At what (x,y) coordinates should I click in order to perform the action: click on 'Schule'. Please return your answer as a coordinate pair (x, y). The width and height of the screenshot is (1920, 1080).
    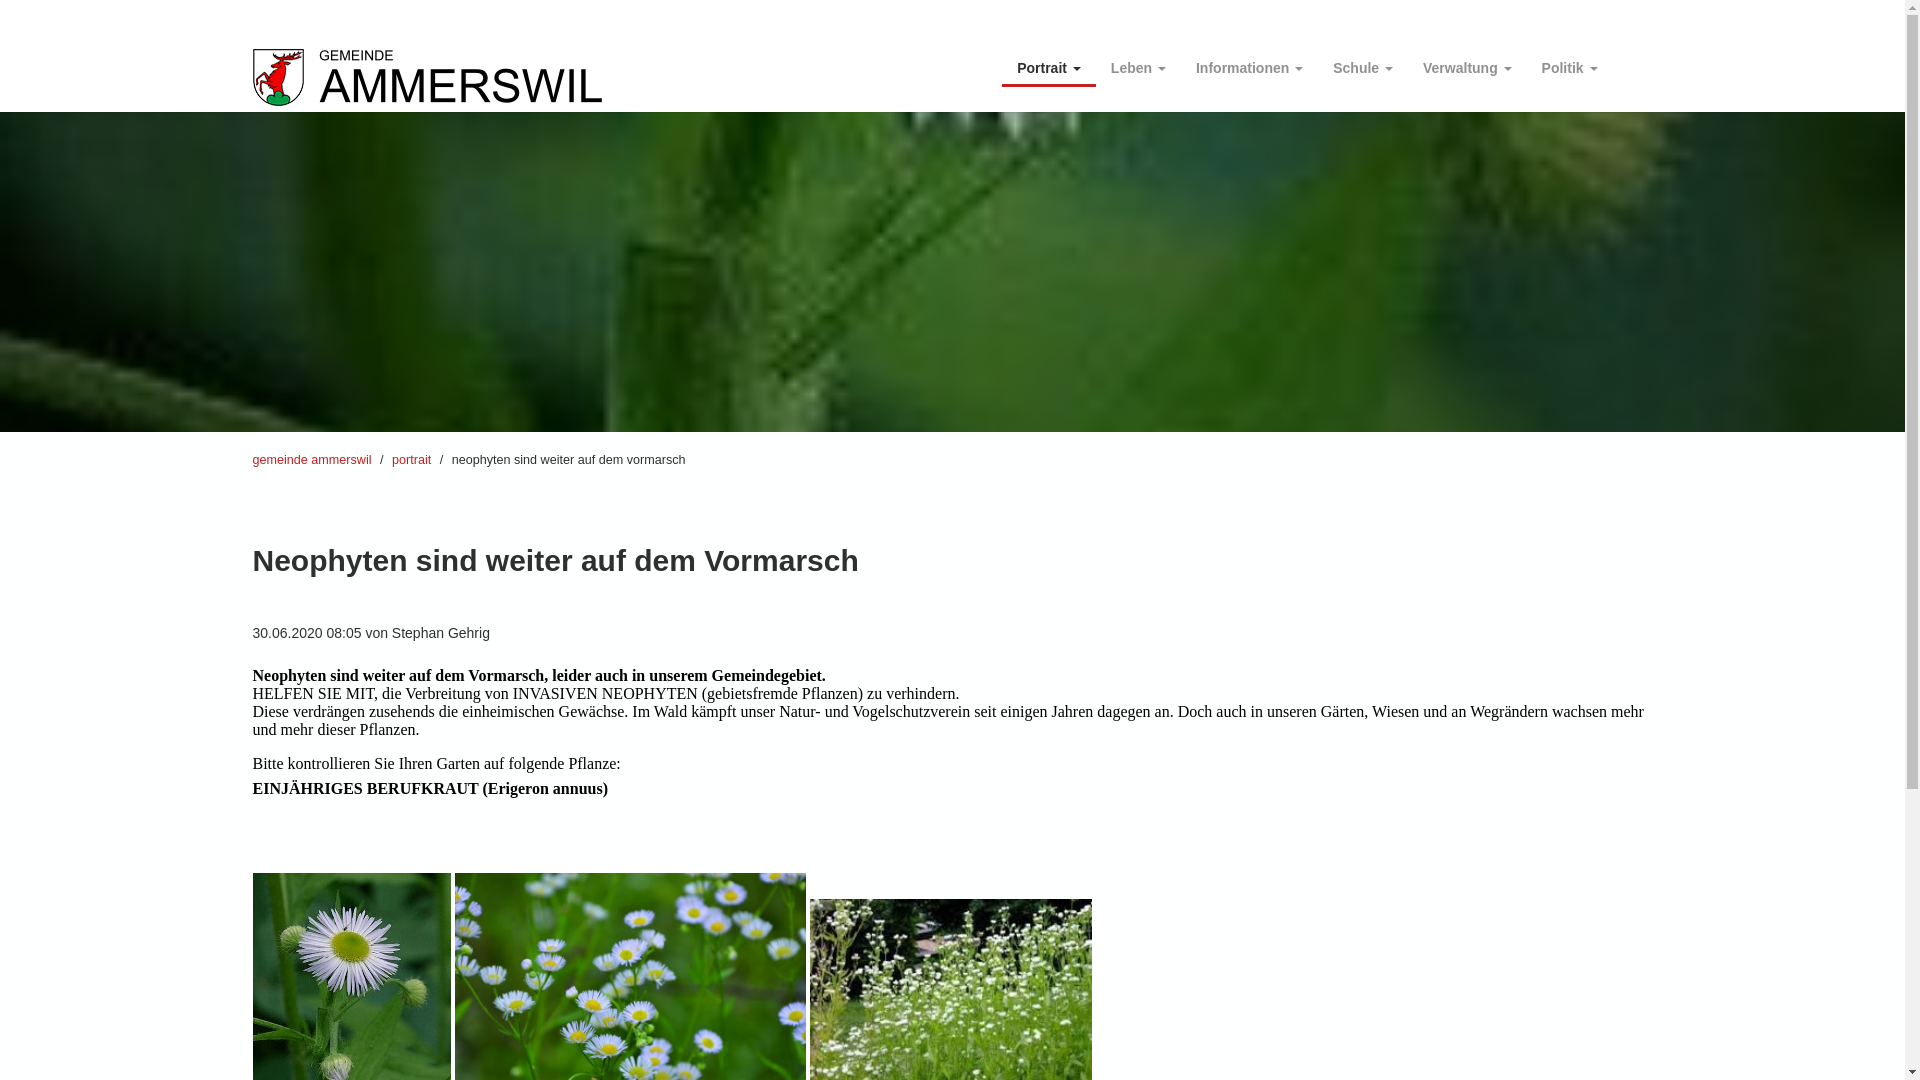
    Looking at the image, I should click on (1362, 62).